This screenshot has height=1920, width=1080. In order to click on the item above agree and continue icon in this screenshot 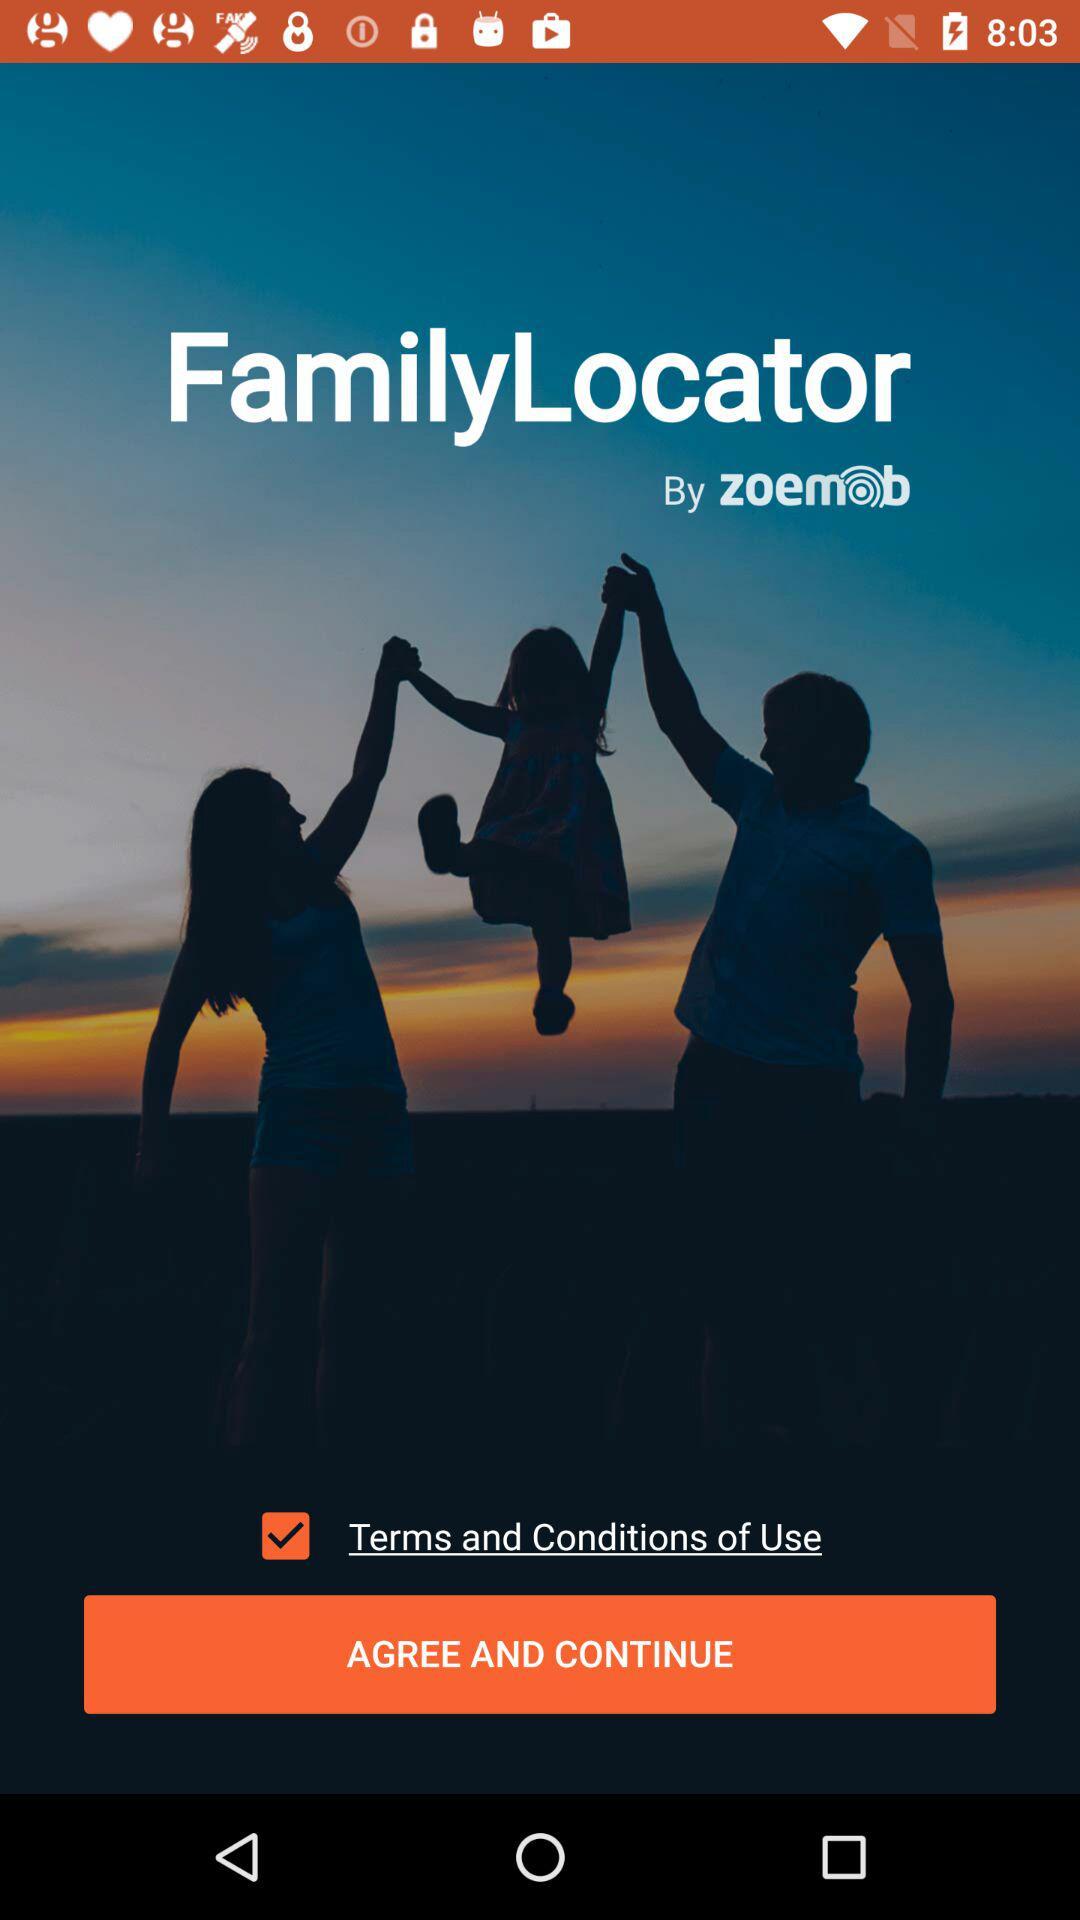, I will do `click(285, 1535)`.